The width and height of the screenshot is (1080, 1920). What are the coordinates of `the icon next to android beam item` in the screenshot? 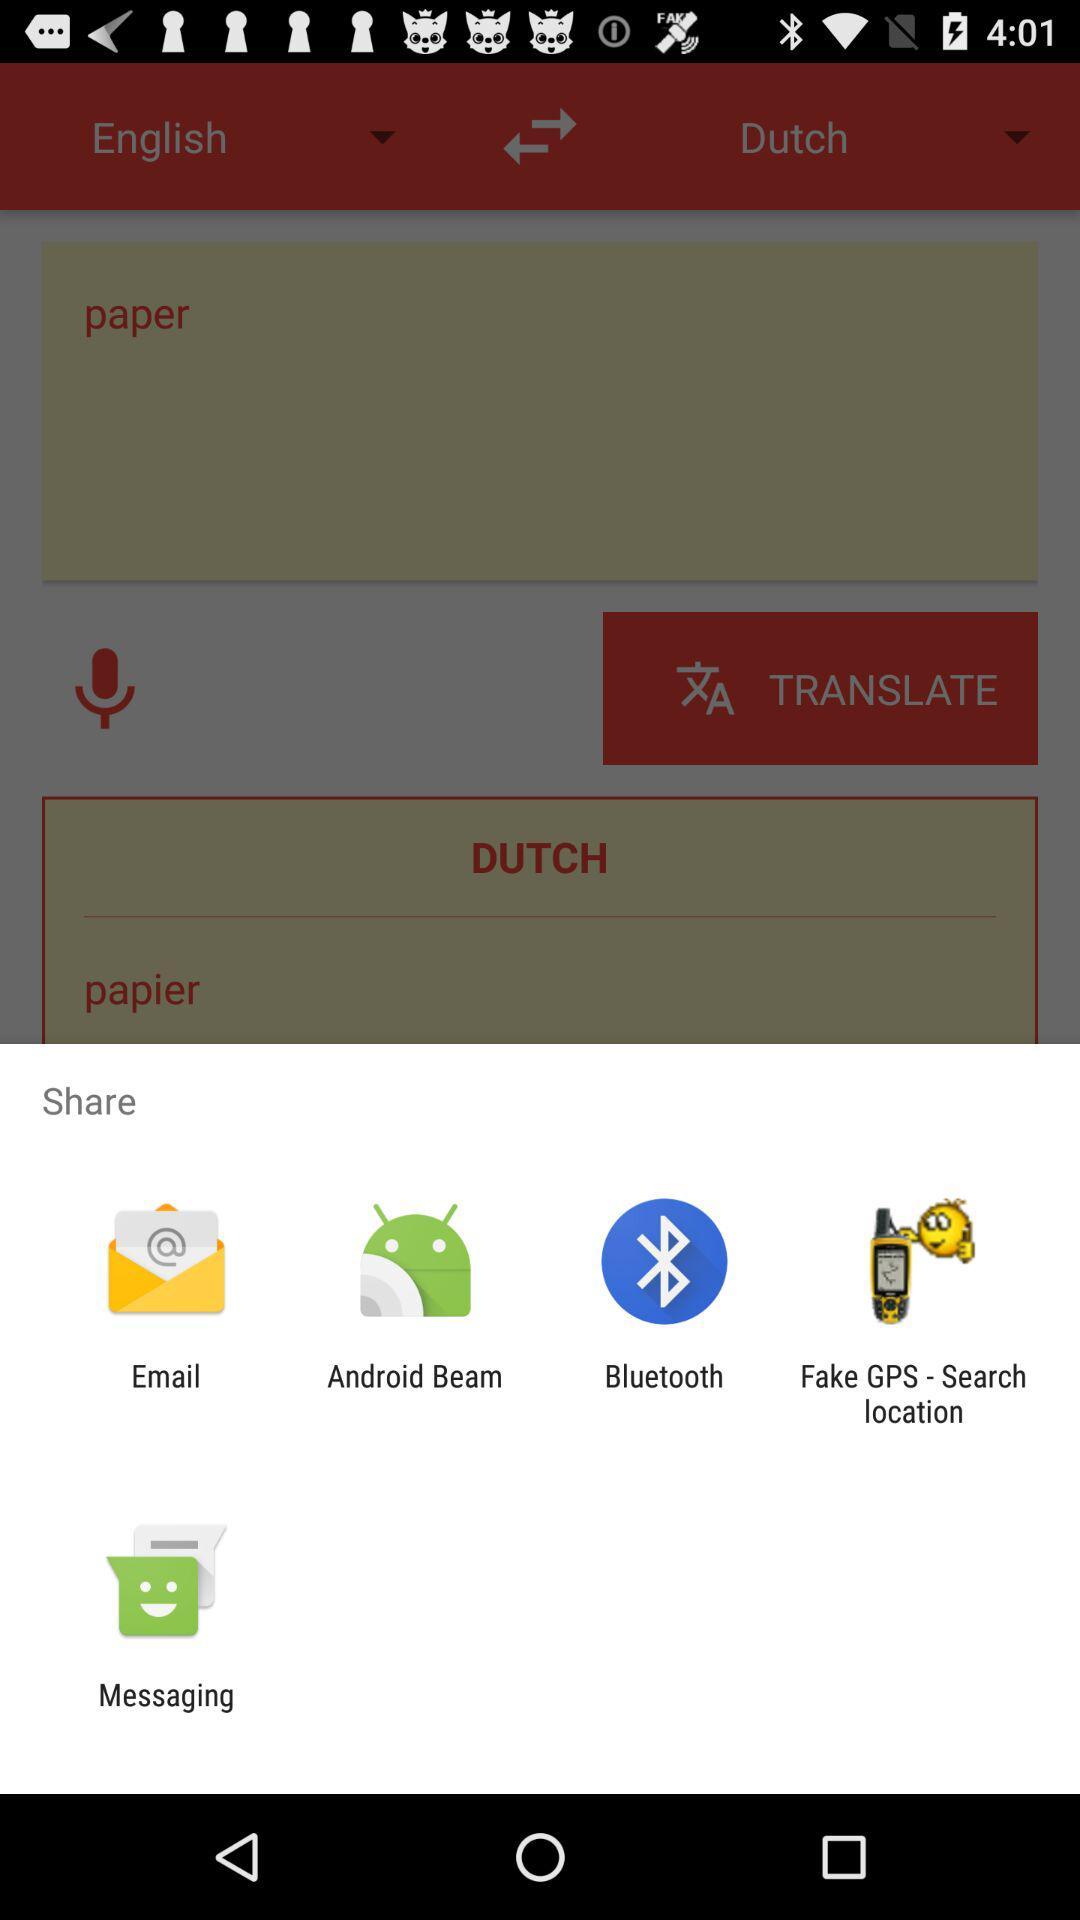 It's located at (664, 1392).